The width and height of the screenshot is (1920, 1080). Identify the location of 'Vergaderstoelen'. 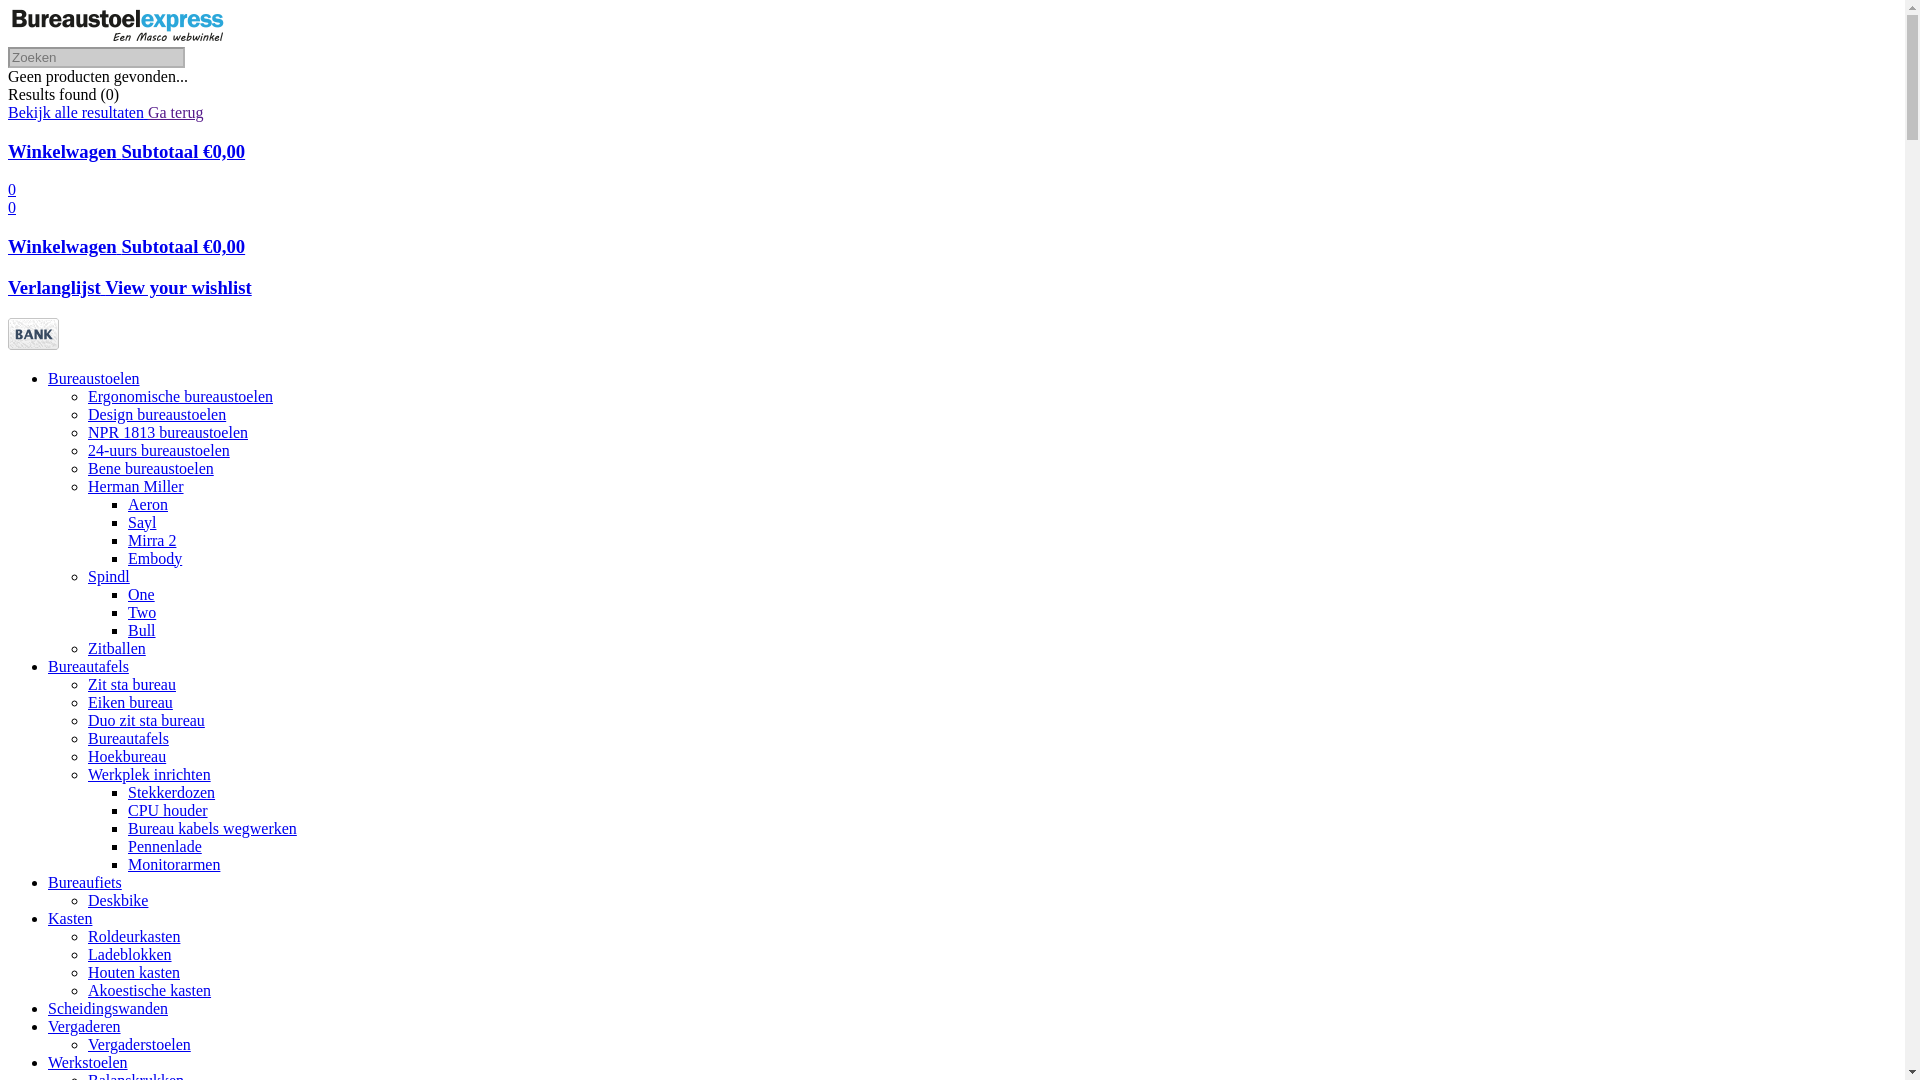
(138, 1043).